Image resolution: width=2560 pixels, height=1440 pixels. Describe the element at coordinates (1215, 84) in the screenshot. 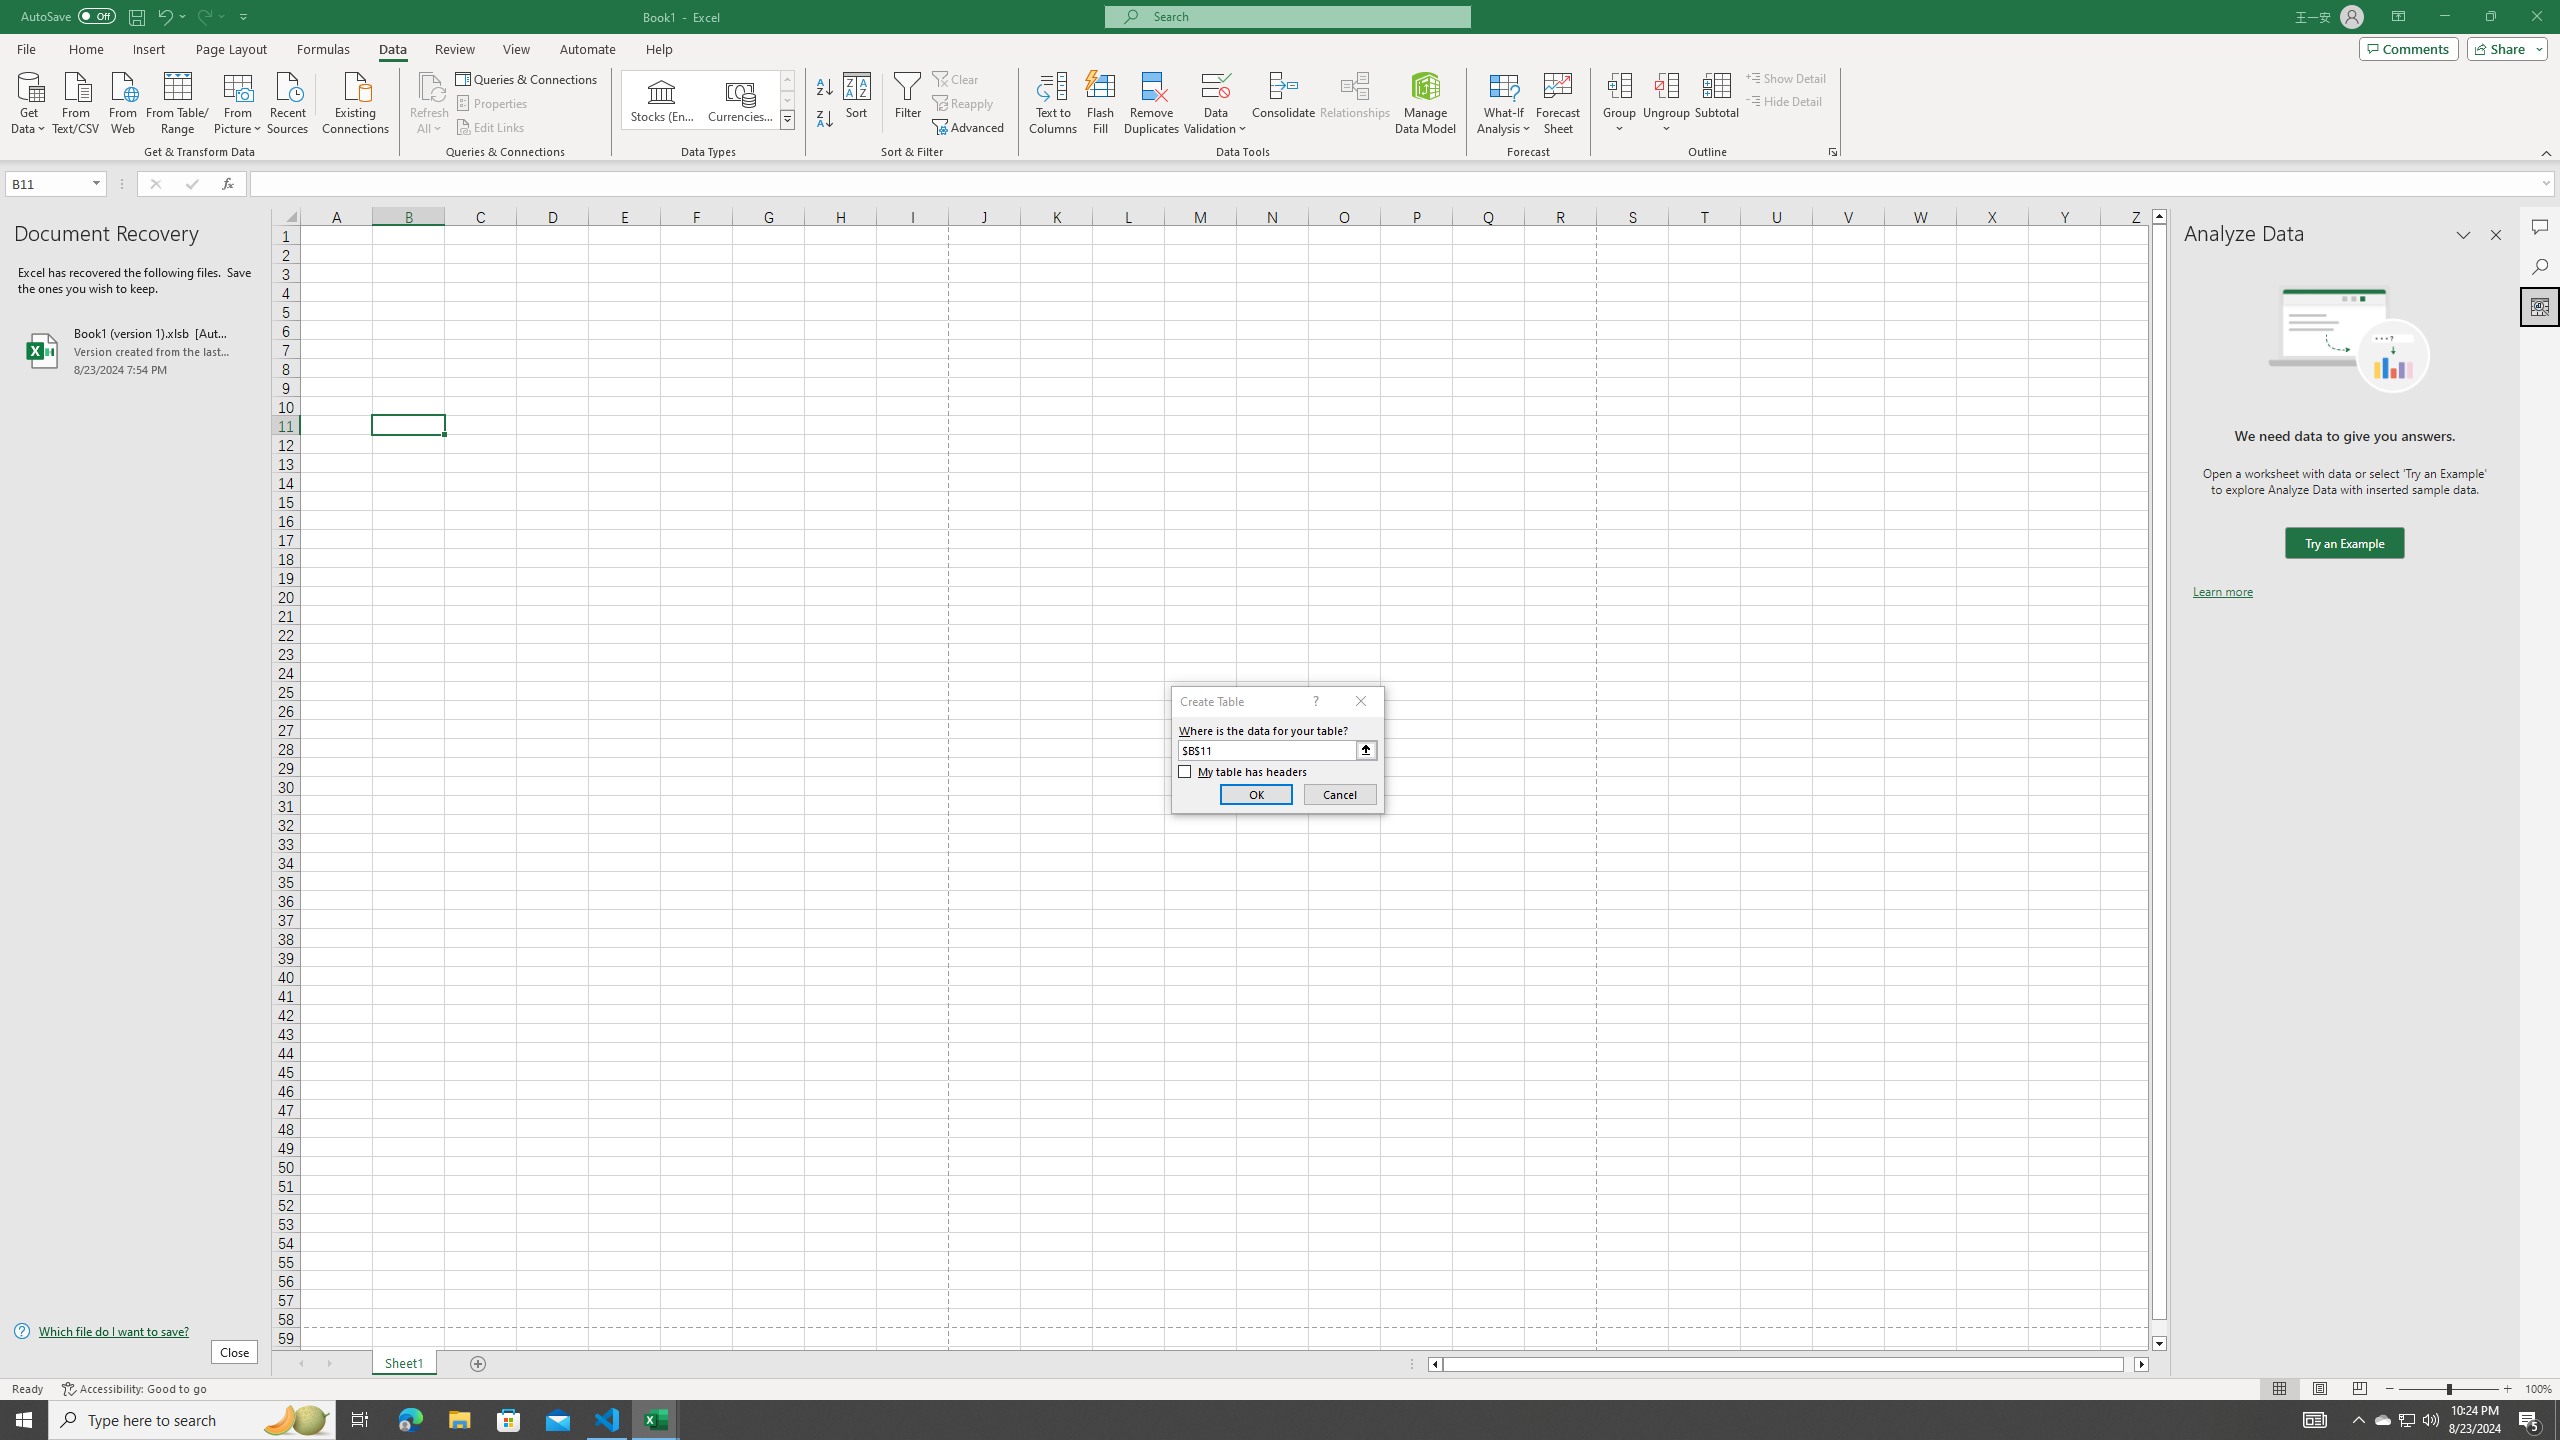

I see `'Data Validation...'` at that location.